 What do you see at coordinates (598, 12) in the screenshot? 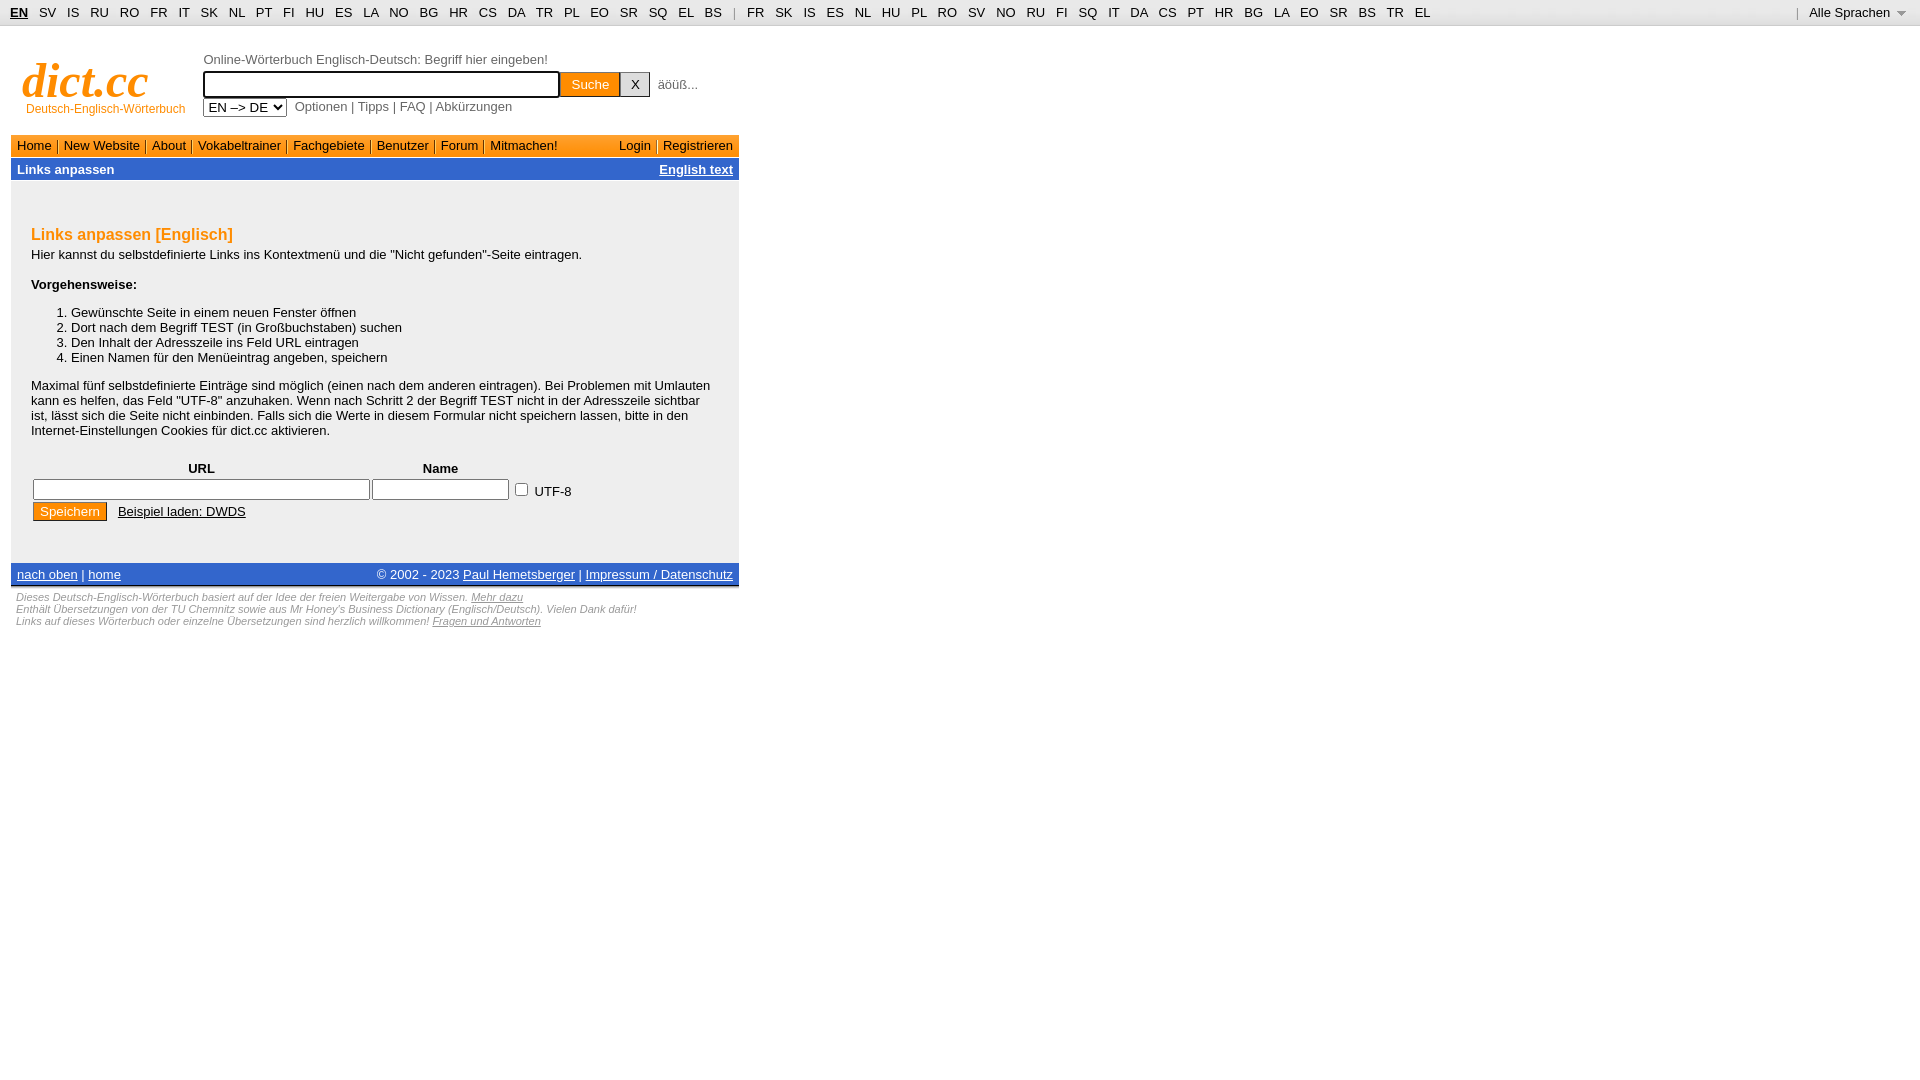
I see `'EO'` at bounding box center [598, 12].